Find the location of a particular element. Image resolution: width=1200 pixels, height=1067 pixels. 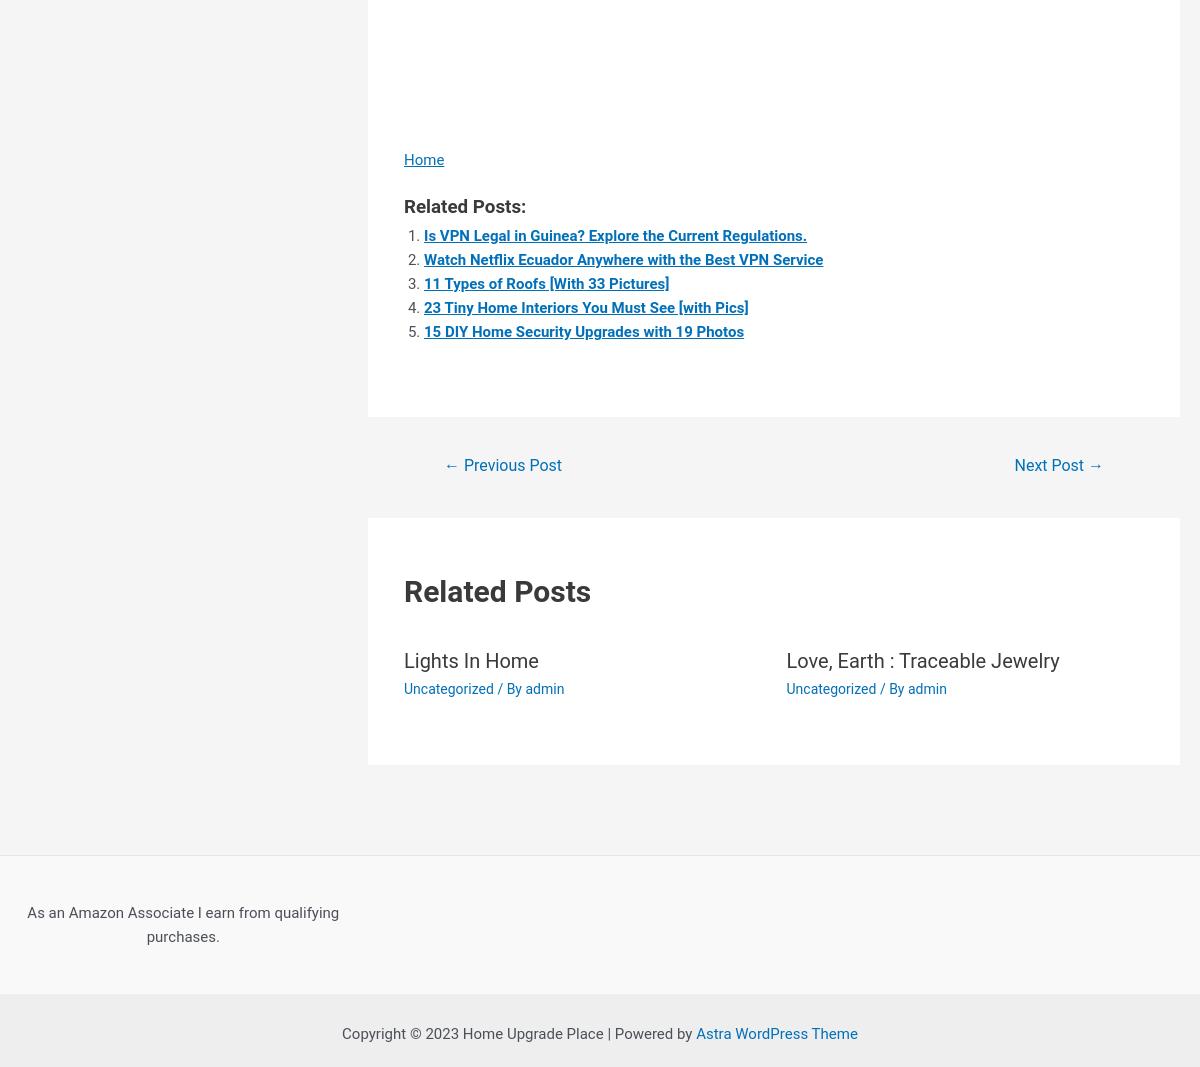

'Is VPN Legal in Guinea? Explore the Current Regulations.' is located at coordinates (615, 234).